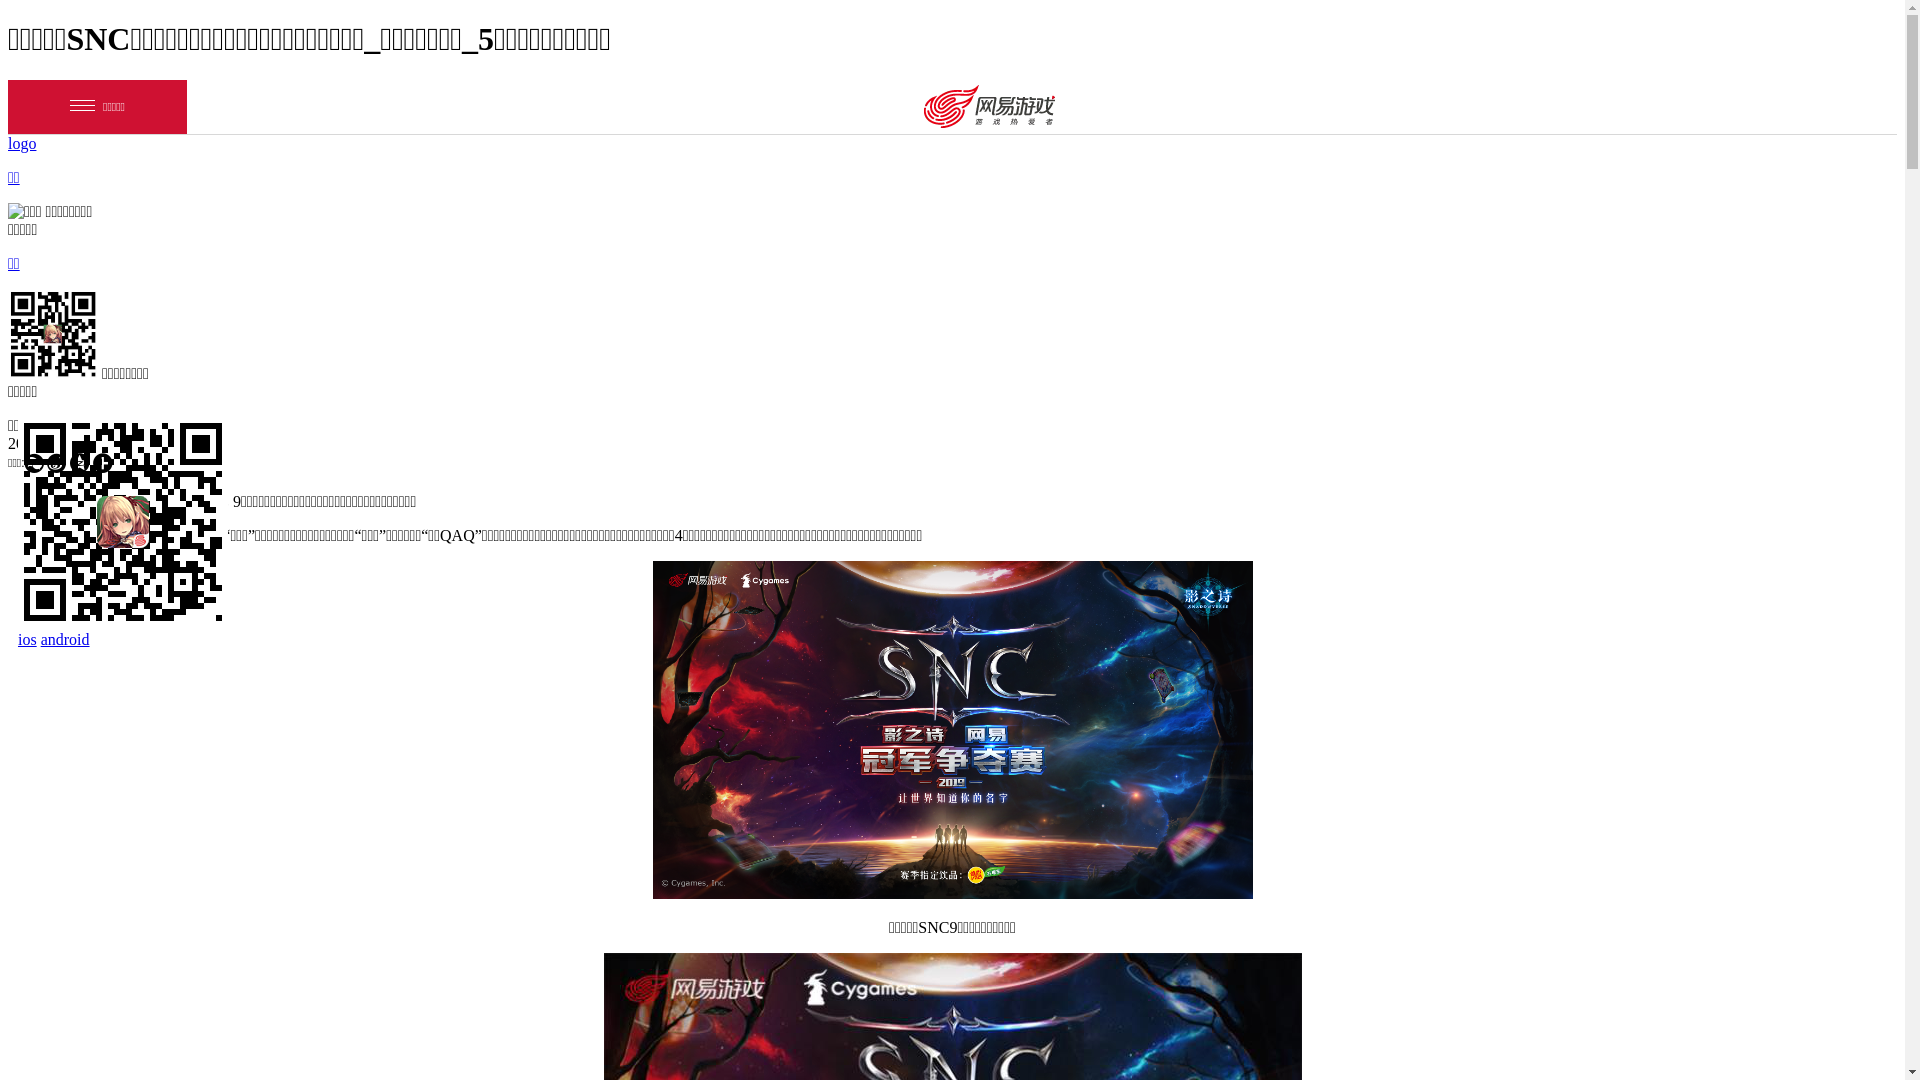 The image size is (1920, 1080). Describe the element at coordinates (65, 639) in the screenshot. I see `'android'` at that location.